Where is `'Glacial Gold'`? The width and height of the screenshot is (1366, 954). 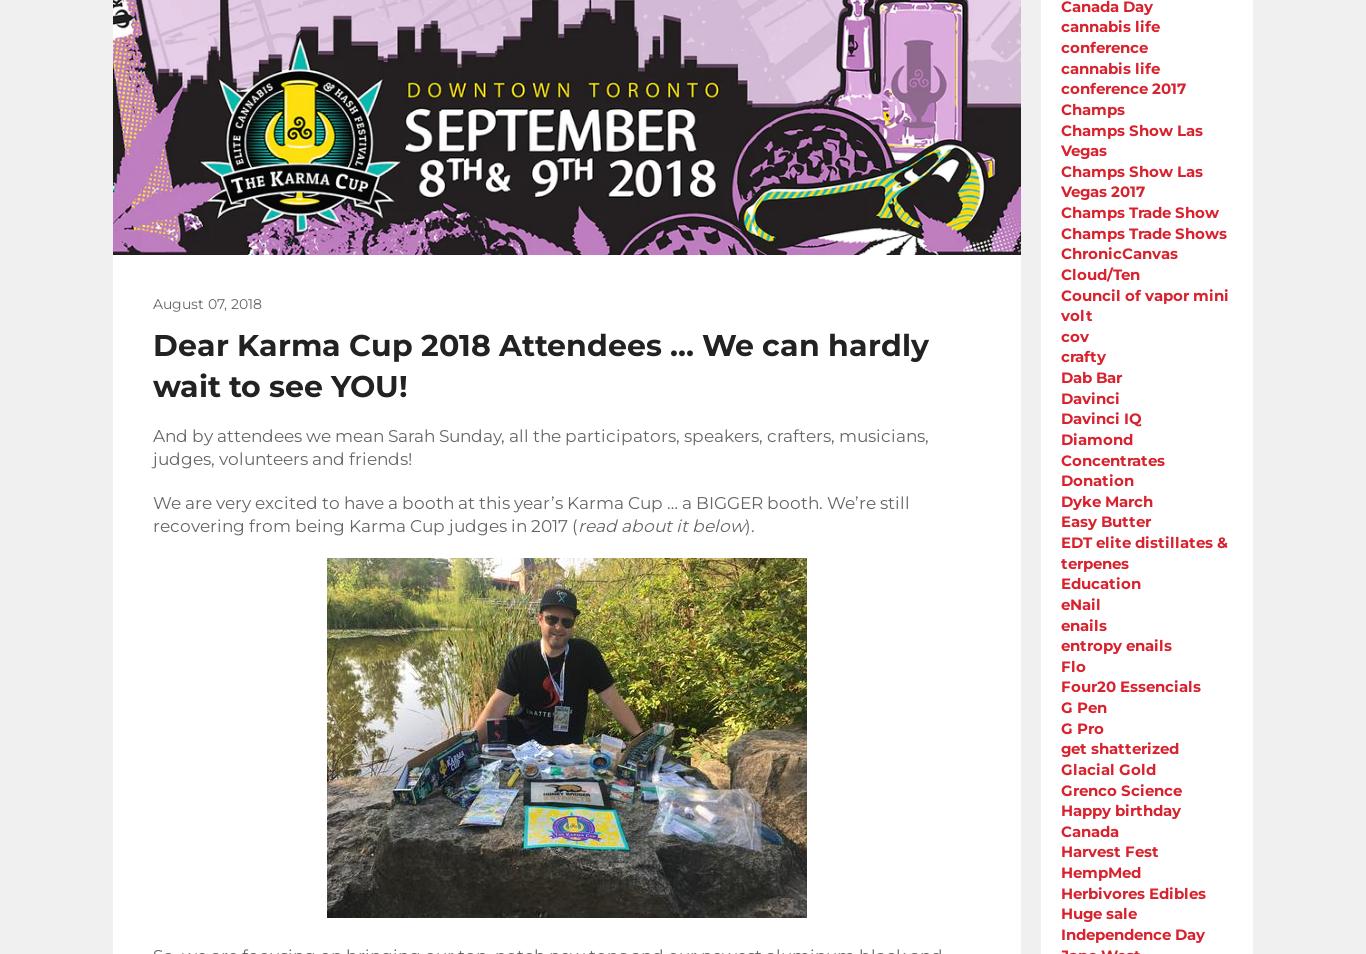
'Glacial Gold' is located at coordinates (1107, 768).